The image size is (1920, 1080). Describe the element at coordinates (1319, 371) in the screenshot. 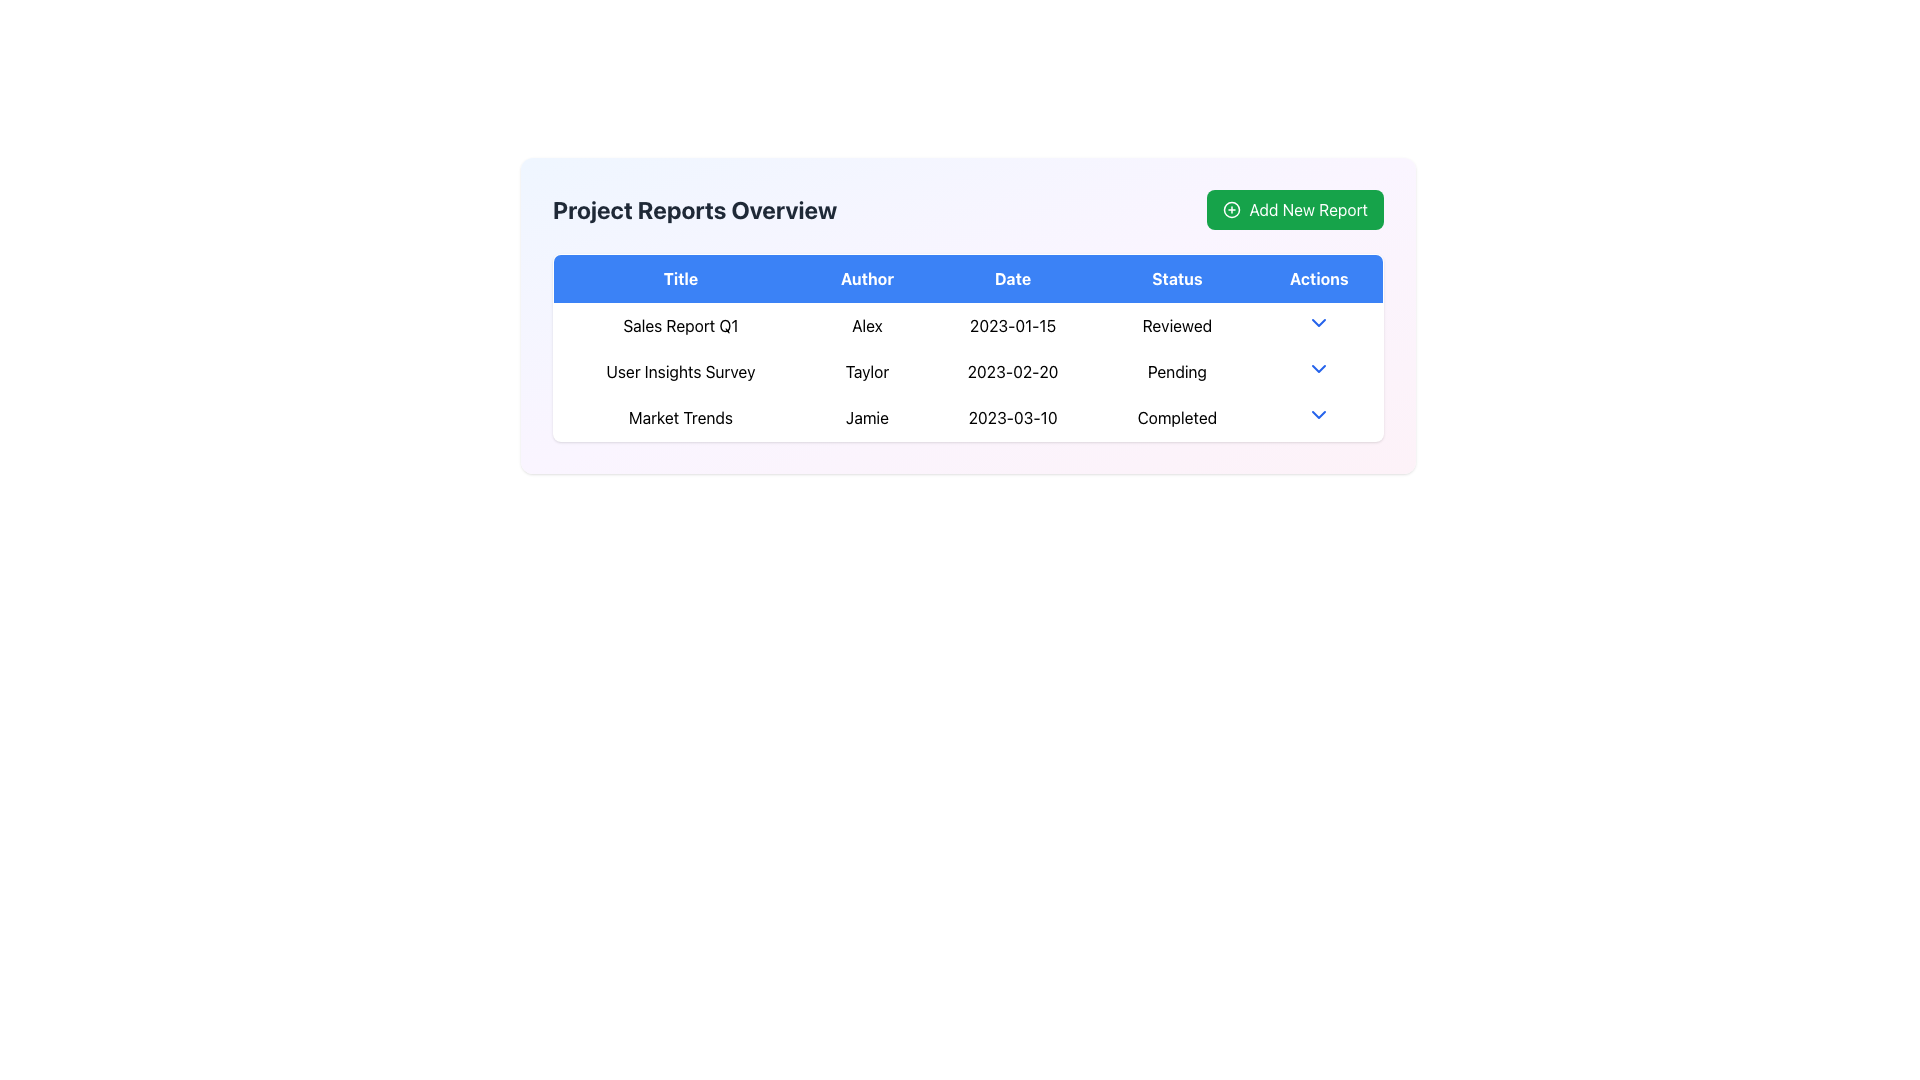

I see `the dropdown trigger icon in the last column of the 'User Insights Survey' row` at that location.